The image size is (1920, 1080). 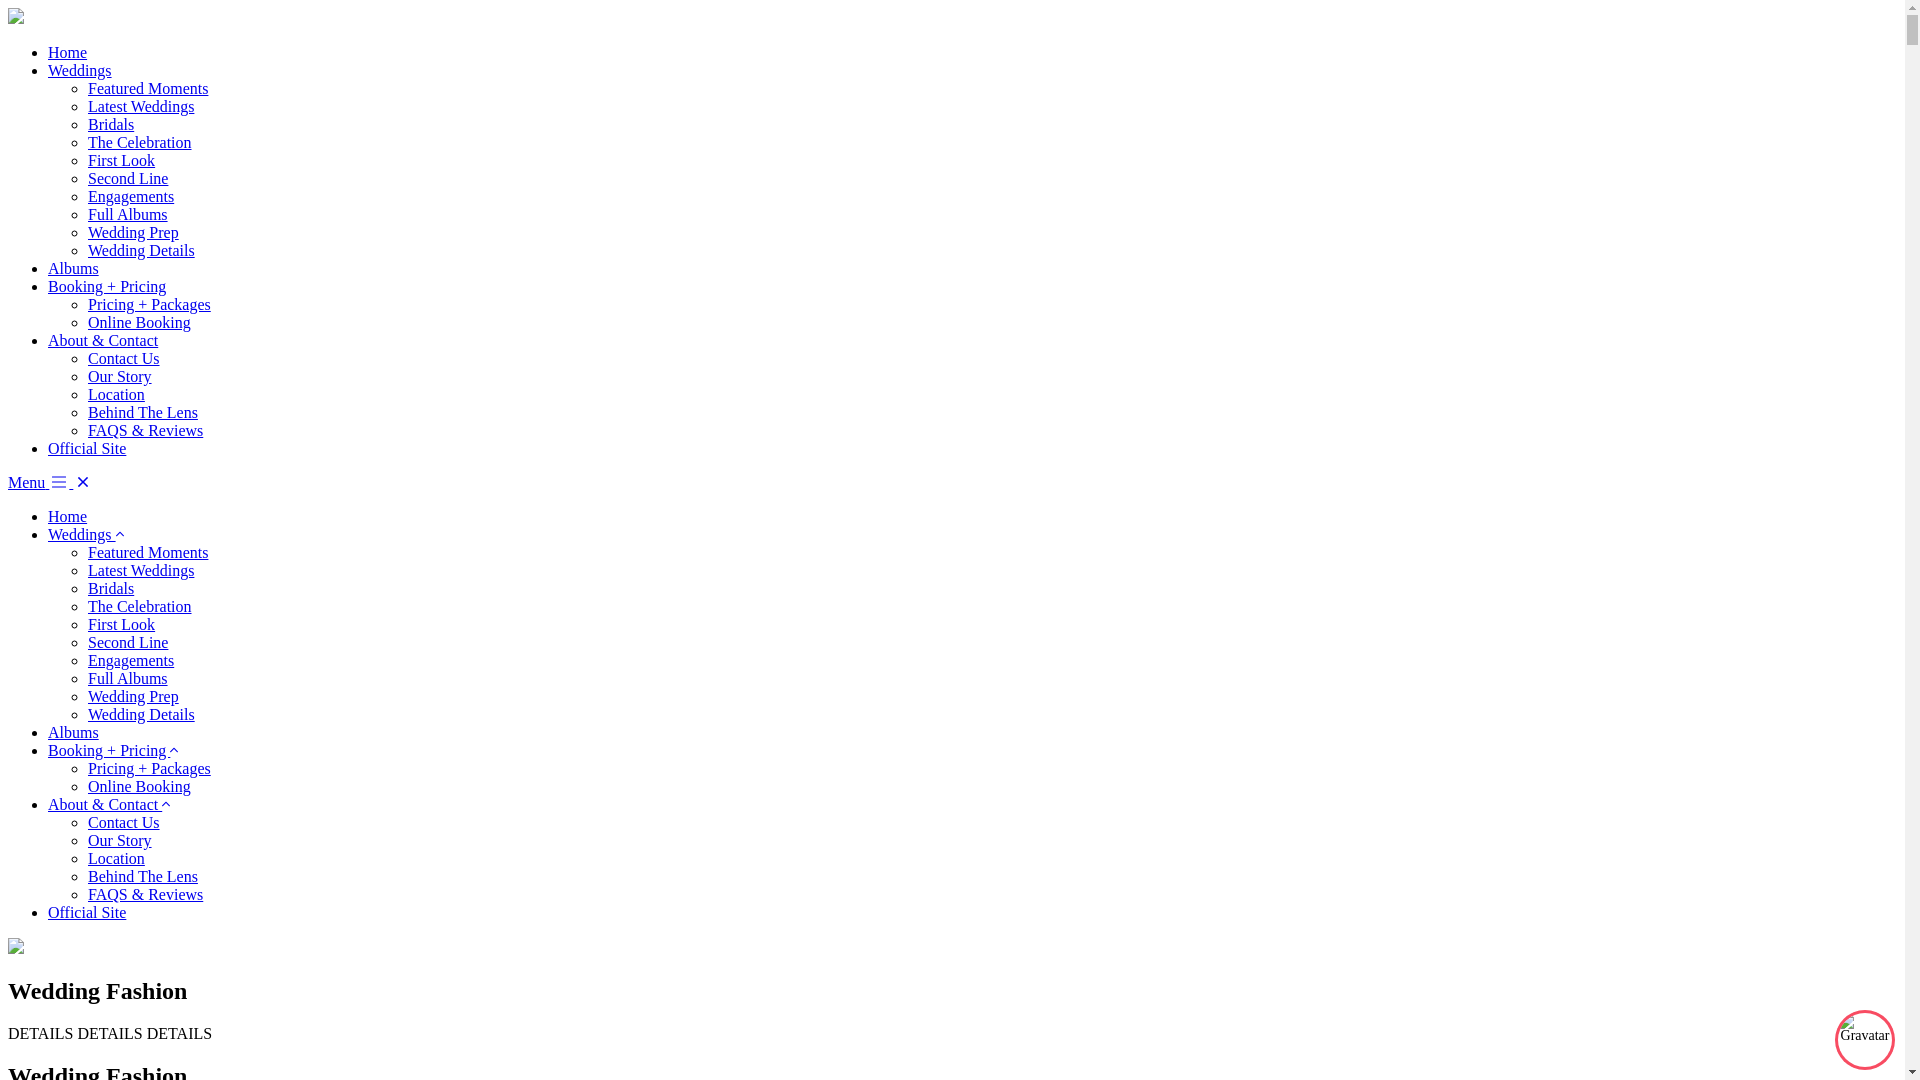 What do you see at coordinates (86, 605) in the screenshot?
I see `'The Celebration'` at bounding box center [86, 605].